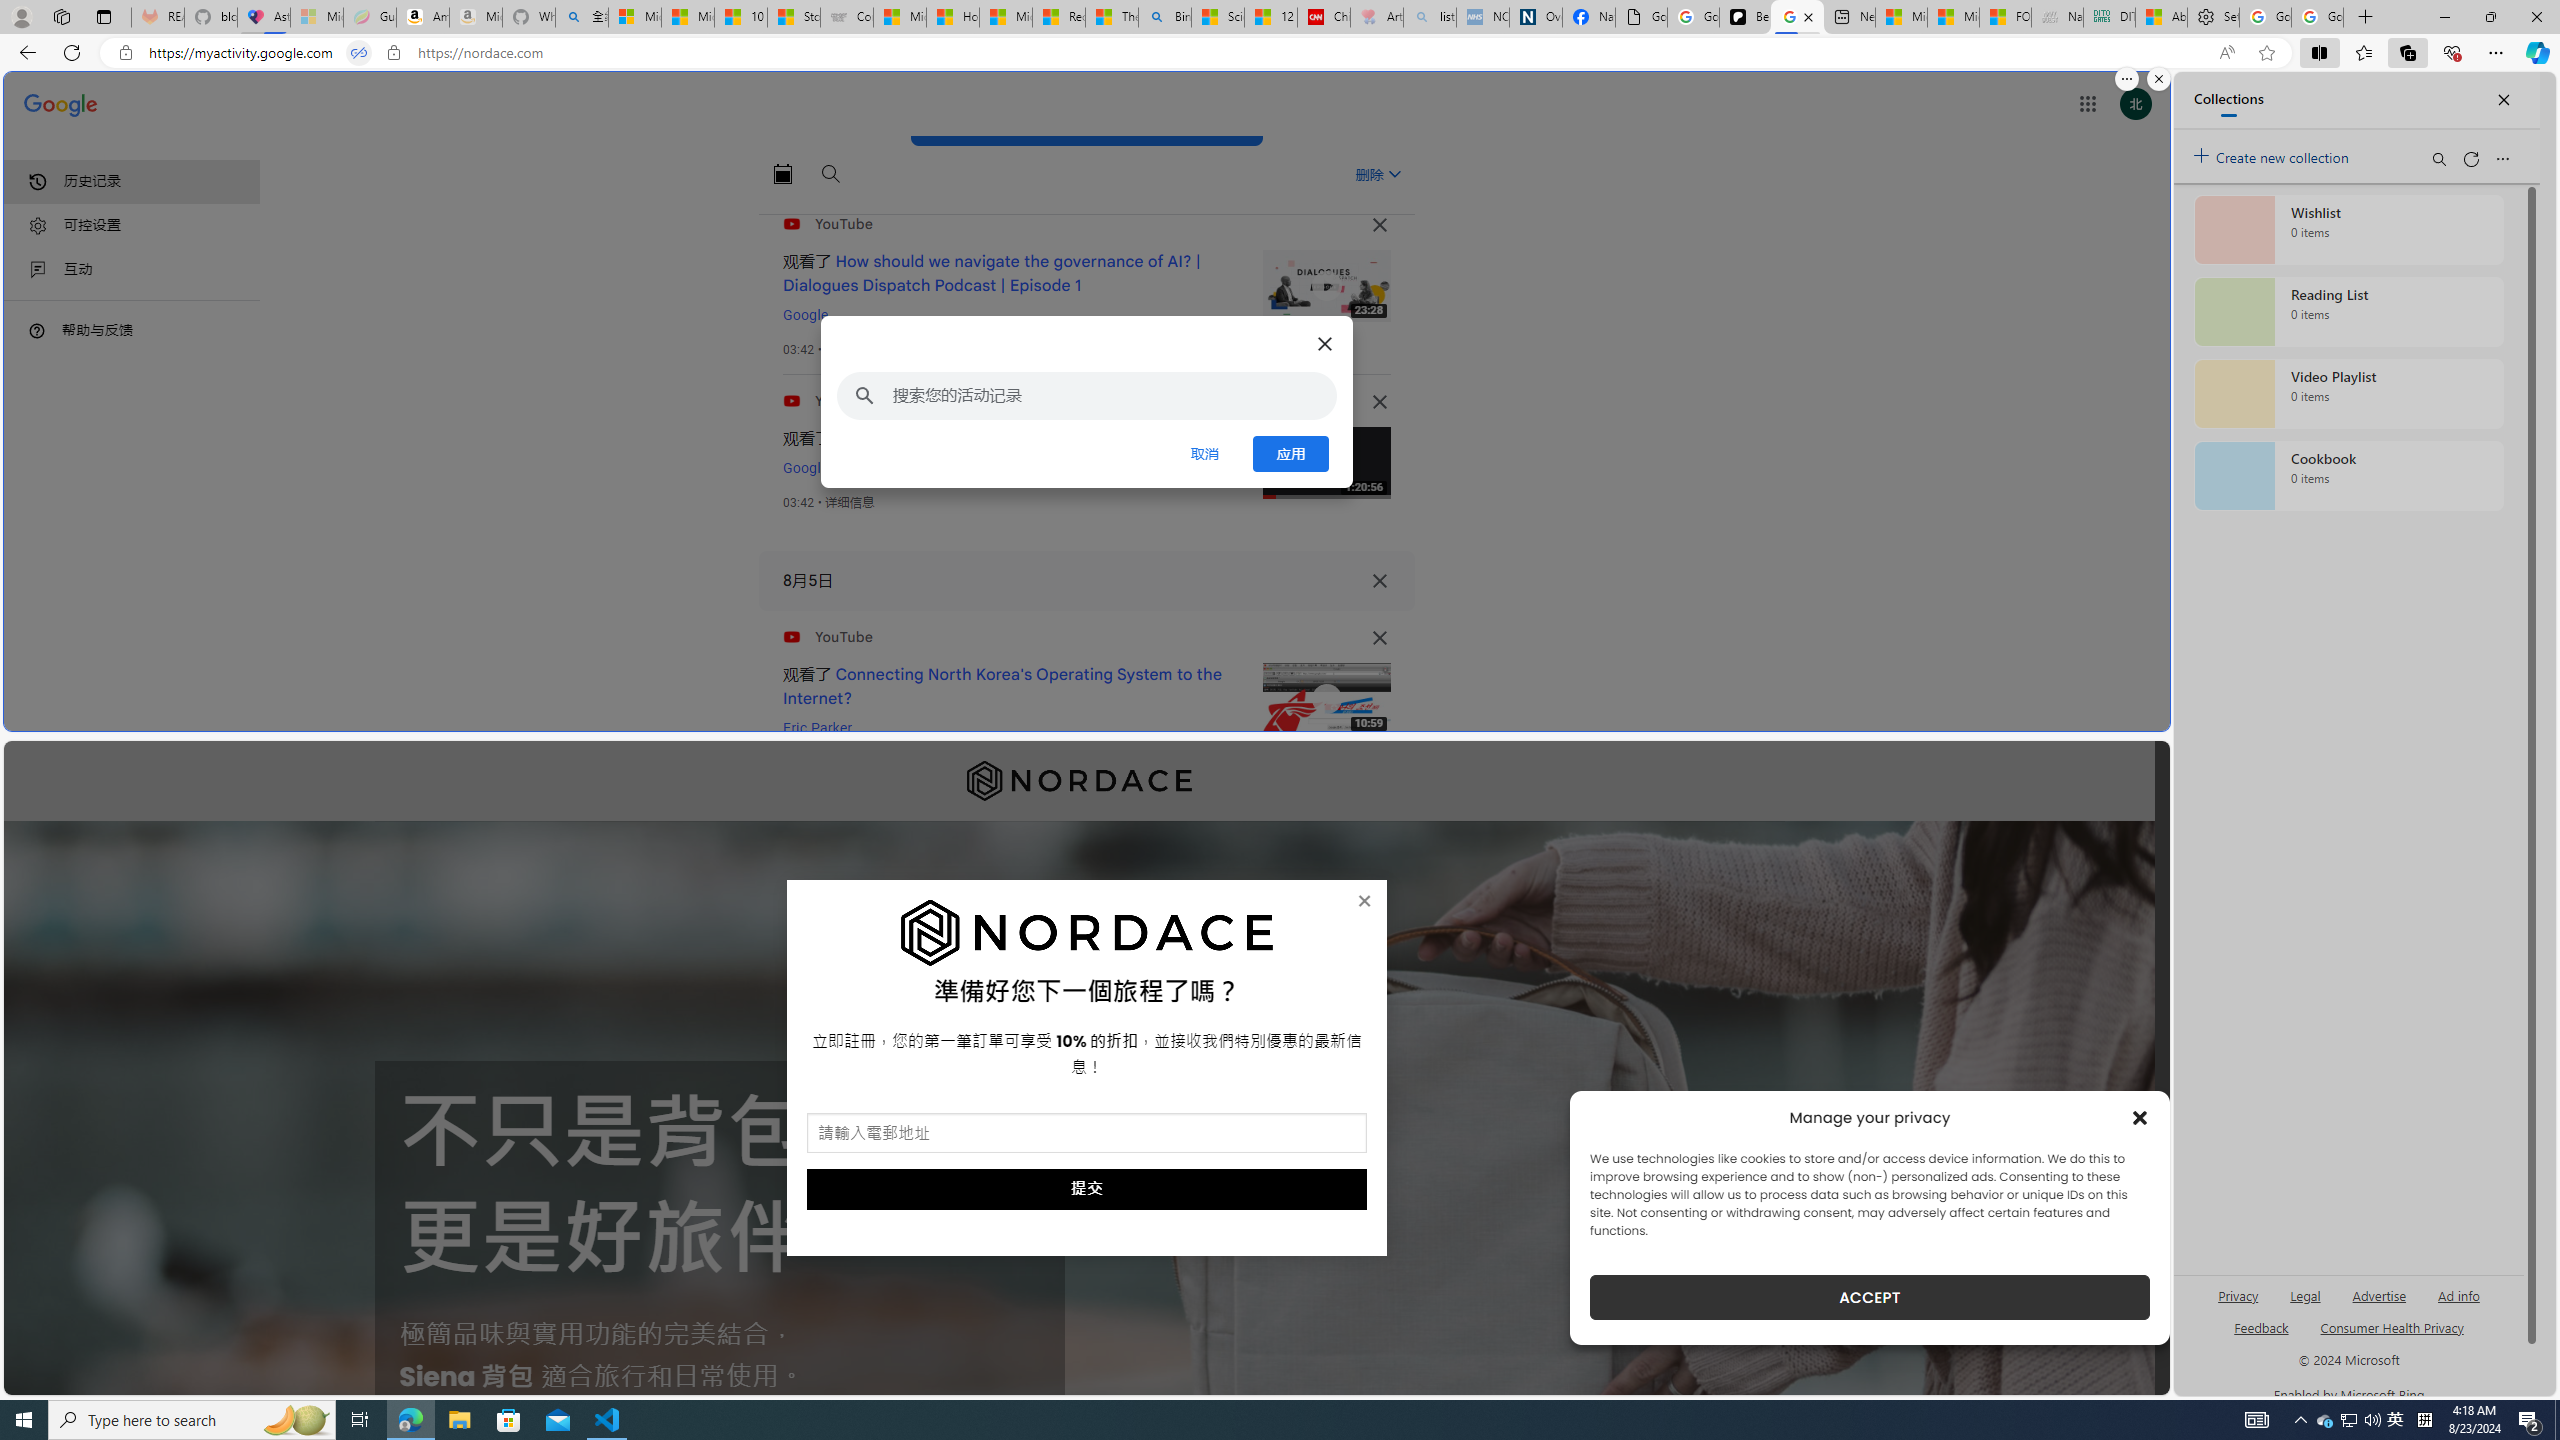 Image resolution: width=2560 pixels, height=1440 pixels. Describe the element at coordinates (2005, 16) in the screenshot. I see `'FOX News - MSN'` at that location.